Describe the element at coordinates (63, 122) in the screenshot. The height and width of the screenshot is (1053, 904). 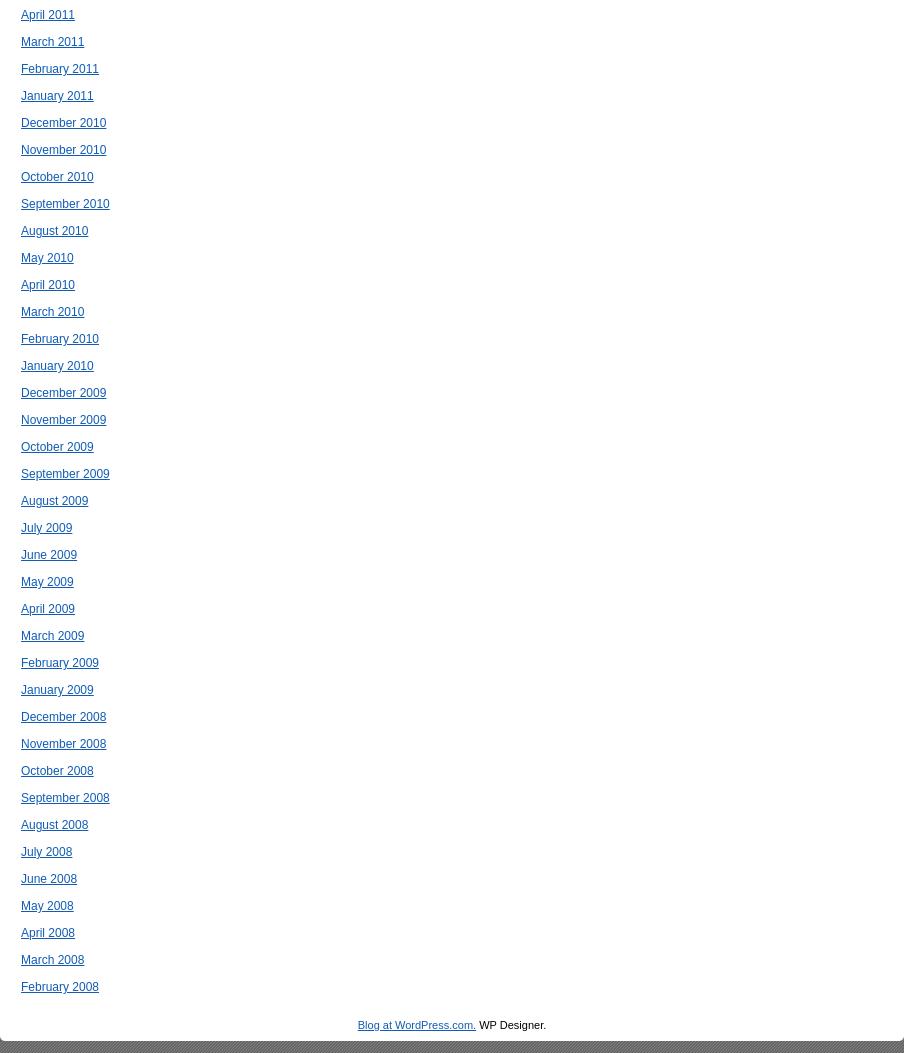
I see `'December 2010'` at that location.